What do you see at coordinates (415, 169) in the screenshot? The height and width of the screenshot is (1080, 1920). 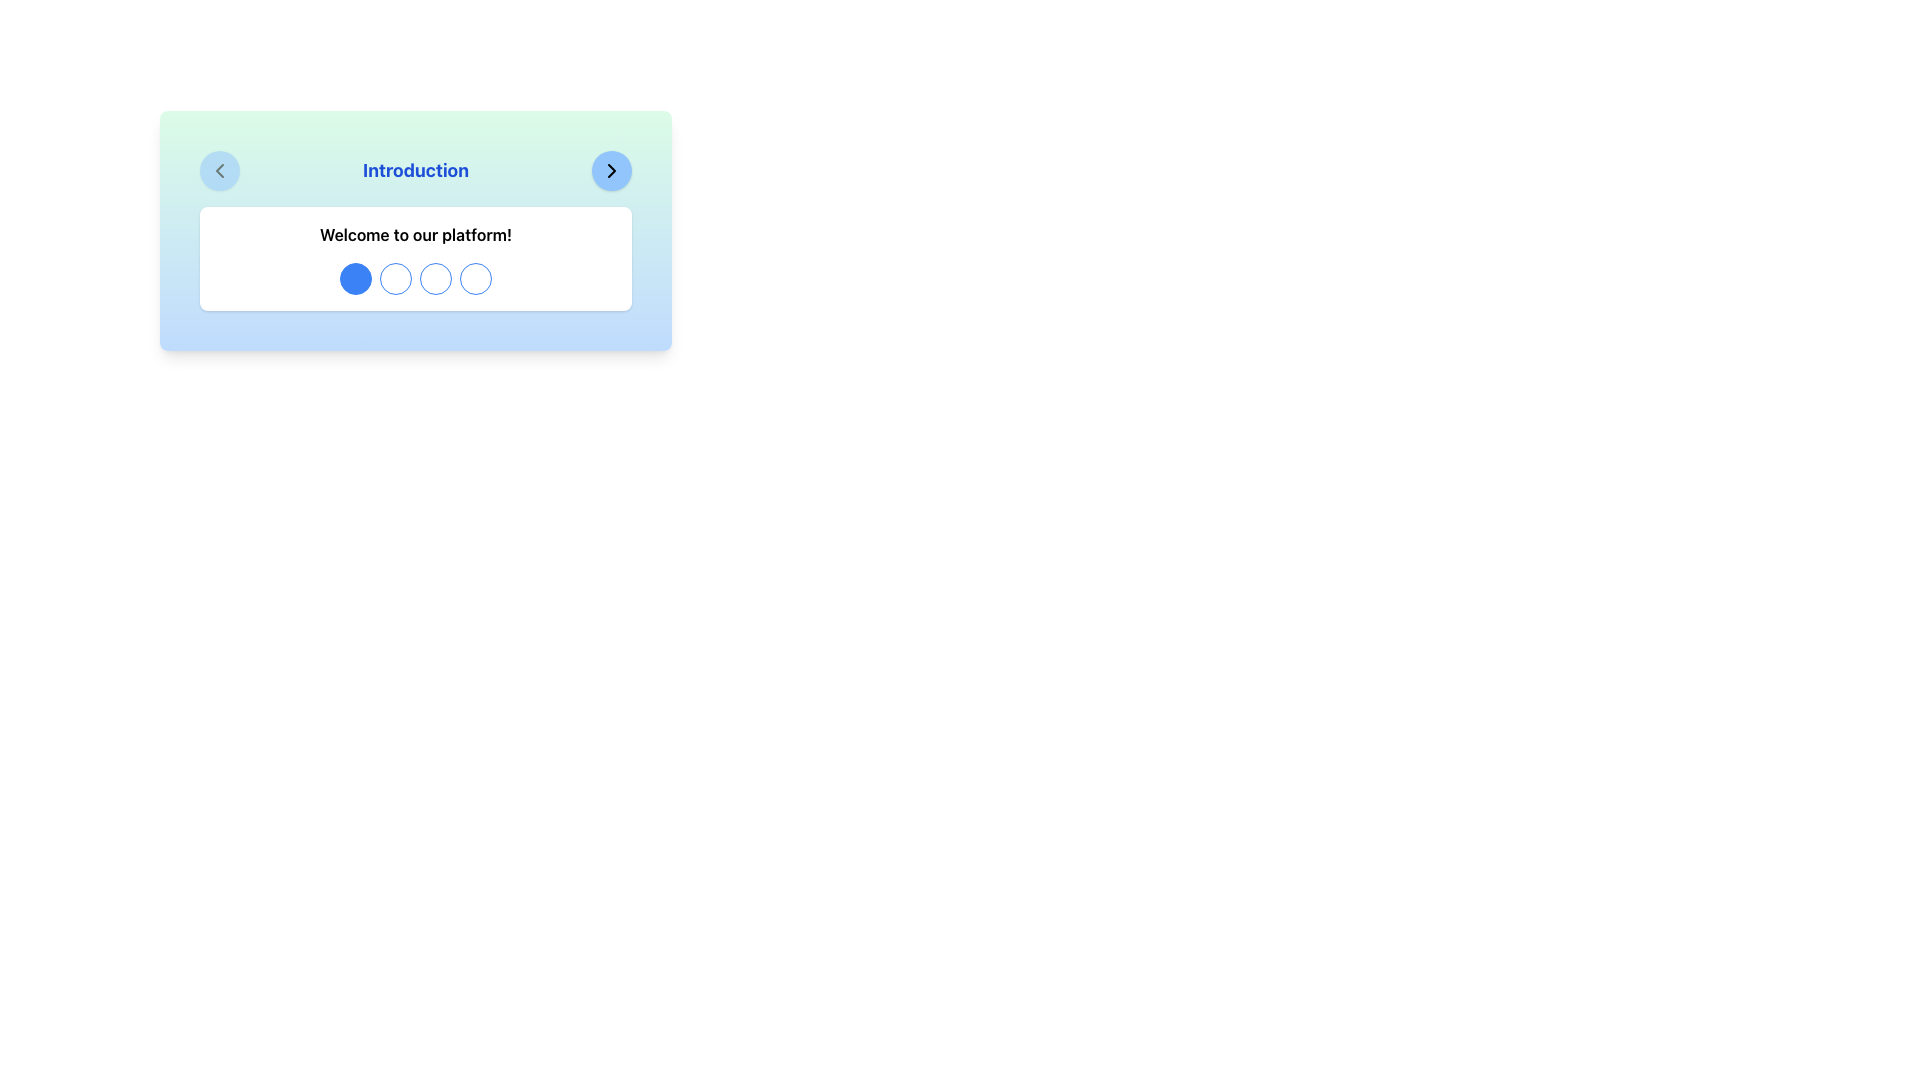 I see `the static text element that serves as a title or header, providing context for the content below` at bounding box center [415, 169].